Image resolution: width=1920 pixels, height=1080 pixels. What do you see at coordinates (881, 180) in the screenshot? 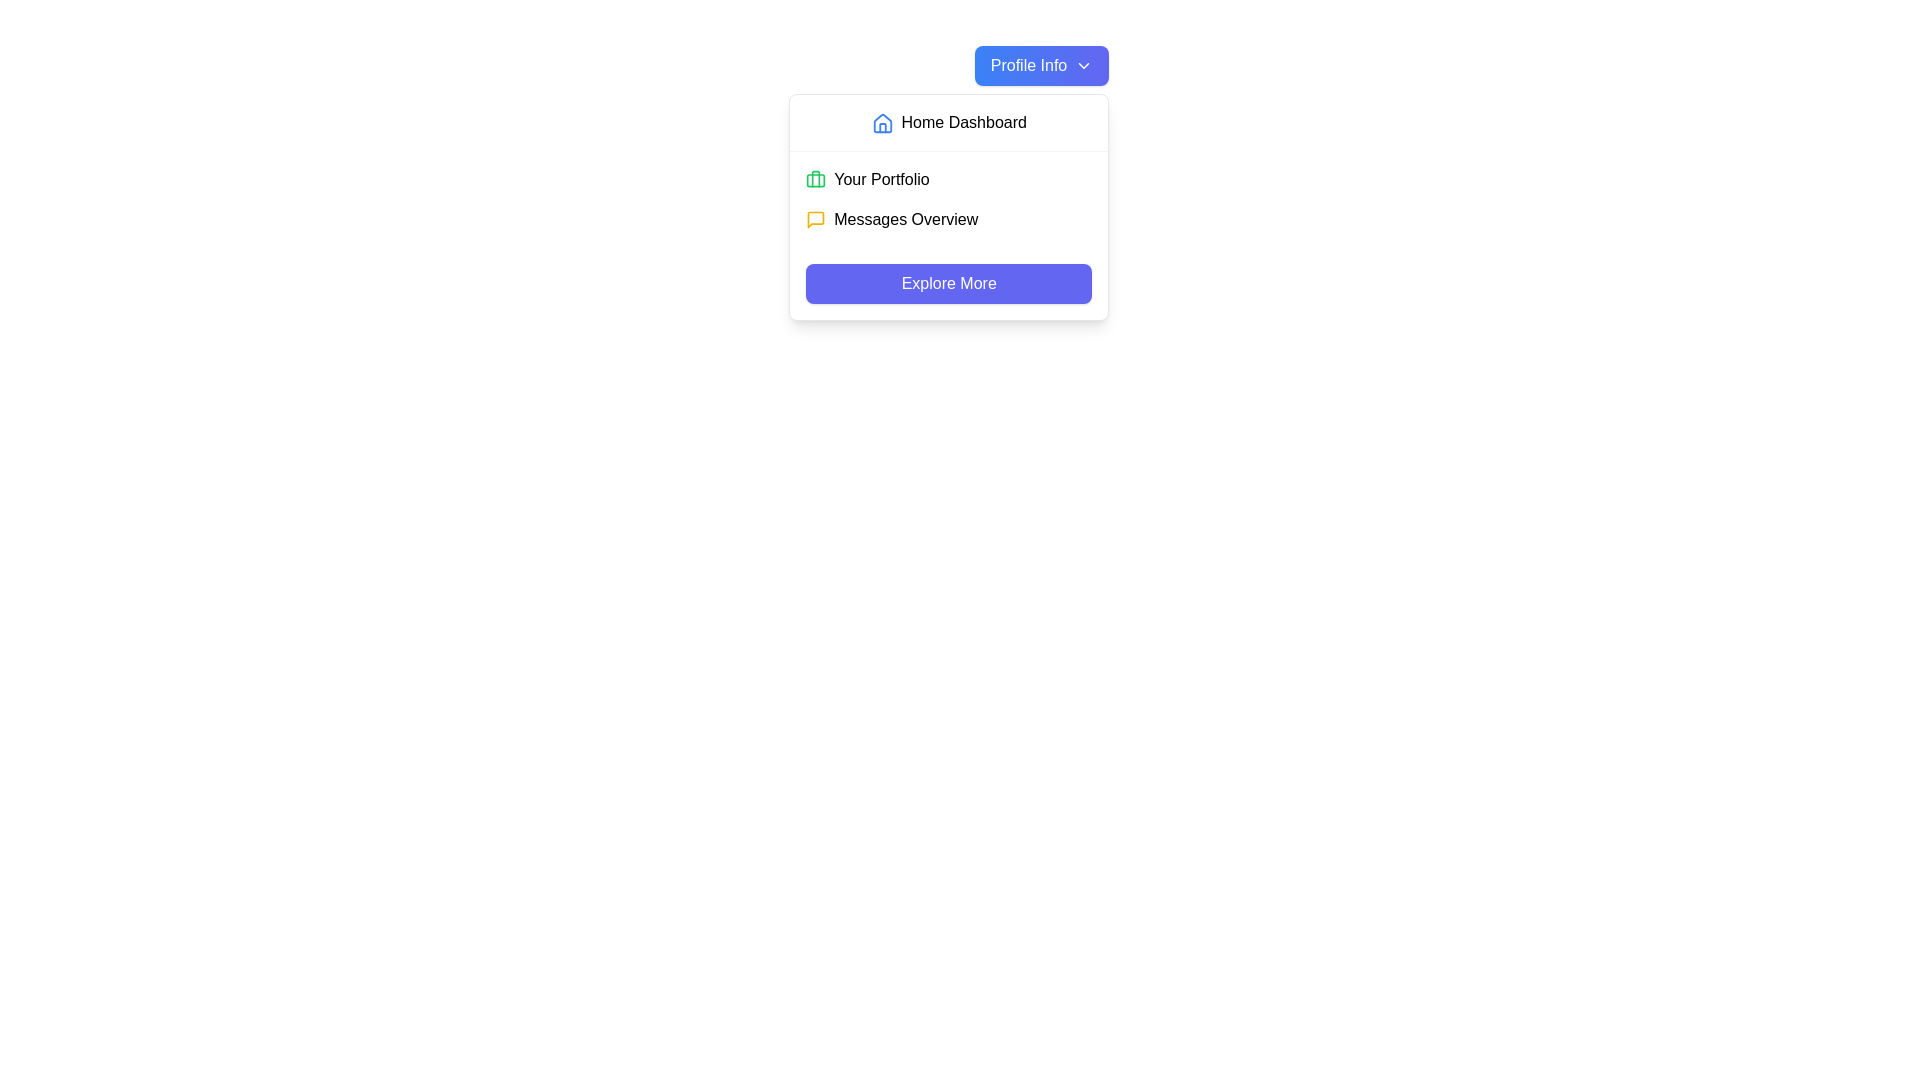
I see `text label stating 'Your Portfolio' which is the second item in the vertical menu structure, located below 'Home Dashboard' and above 'Messages Overview'` at bounding box center [881, 180].